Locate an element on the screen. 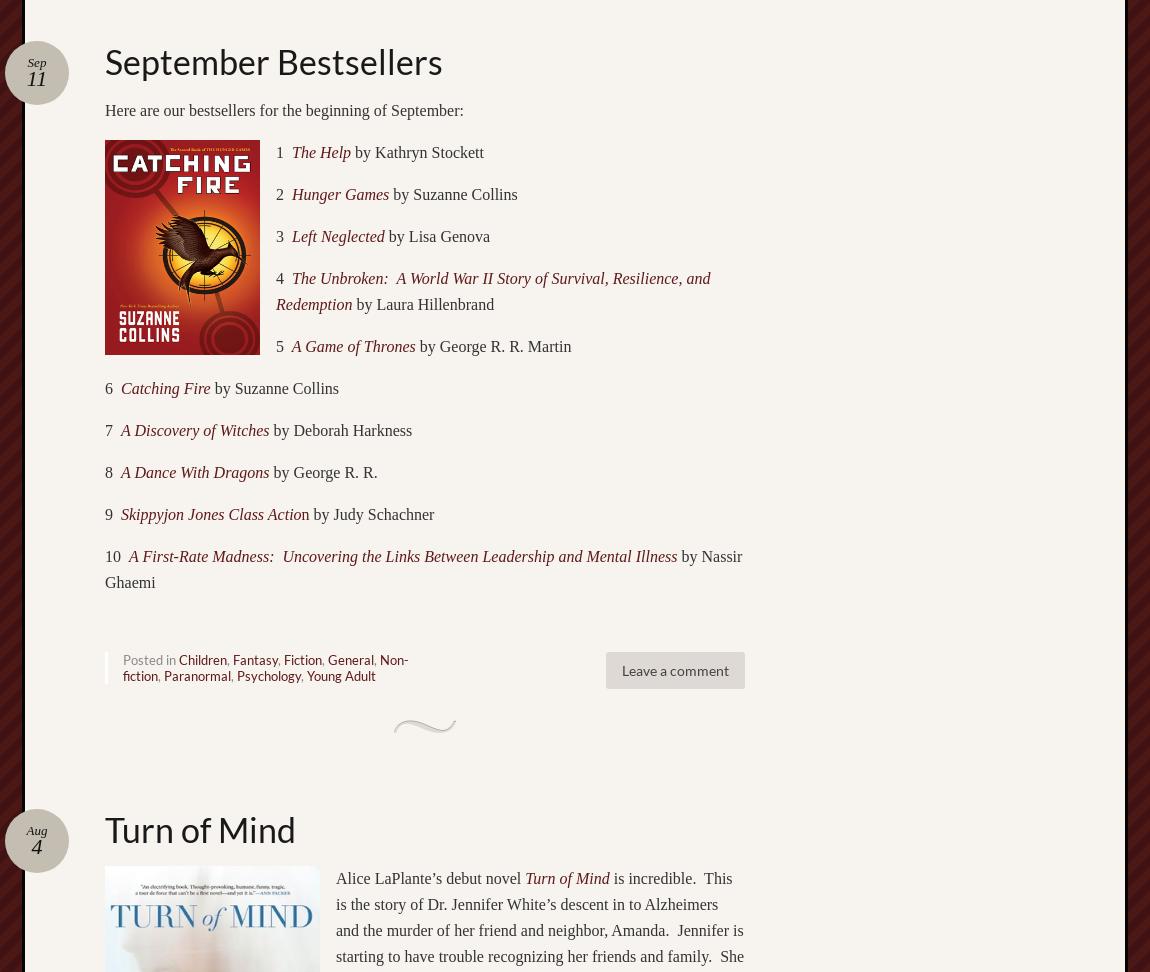 This screenshot has height=972, width=1150. 'n' is located at coordinates (304, 513).